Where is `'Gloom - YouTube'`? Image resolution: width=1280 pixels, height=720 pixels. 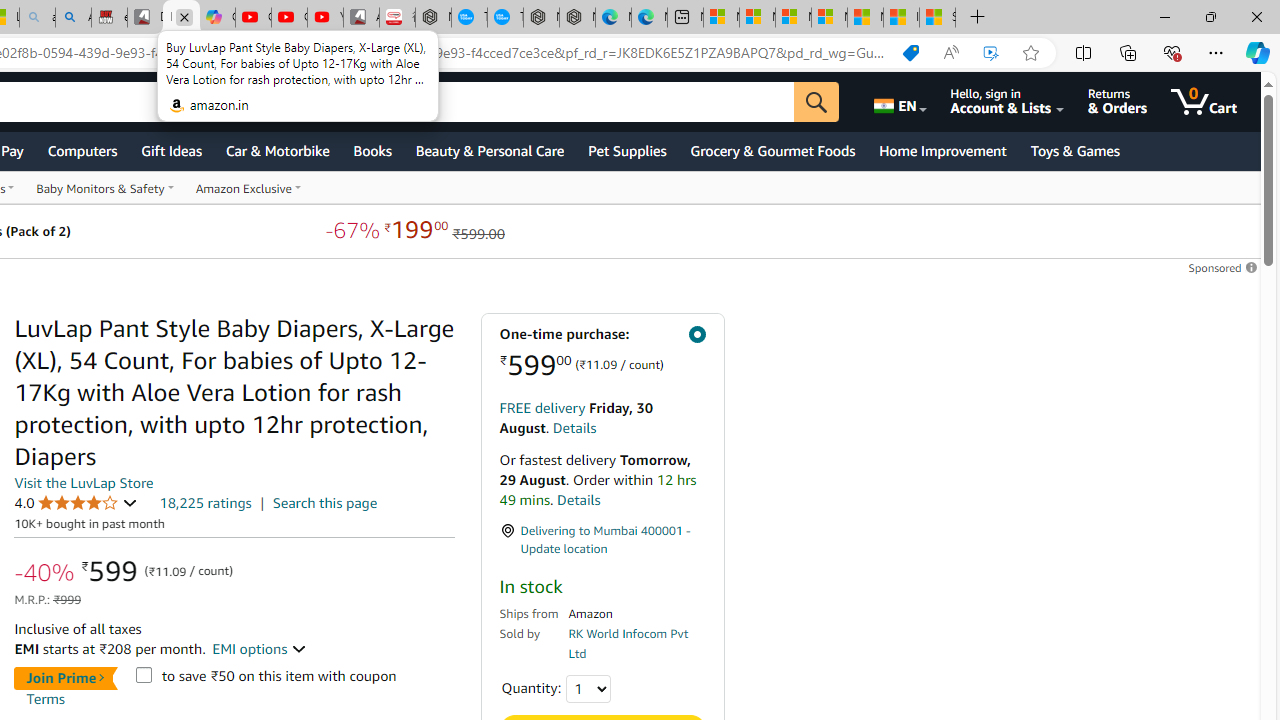 'Gloom - YouTube' is located at coordinates (288, 17).